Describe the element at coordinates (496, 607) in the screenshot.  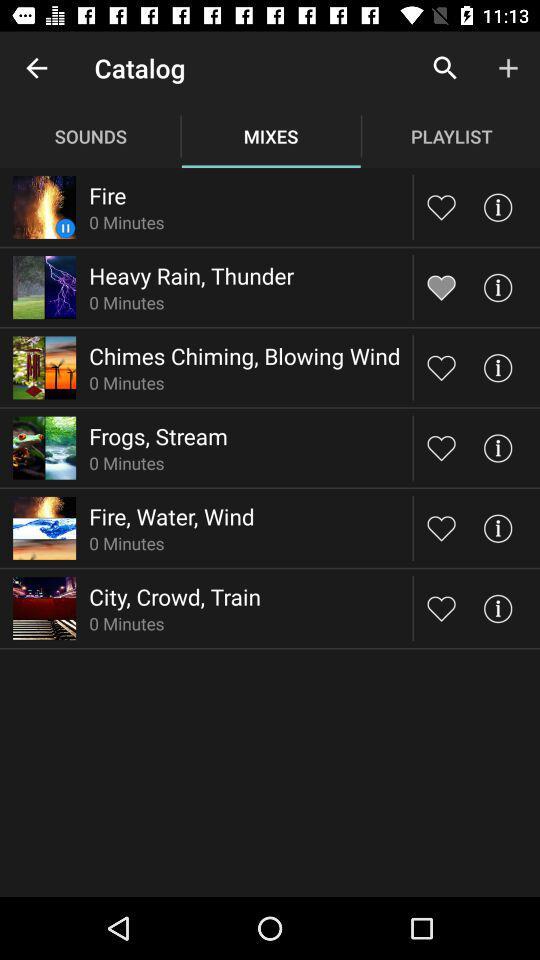
I see `information button` at that location.